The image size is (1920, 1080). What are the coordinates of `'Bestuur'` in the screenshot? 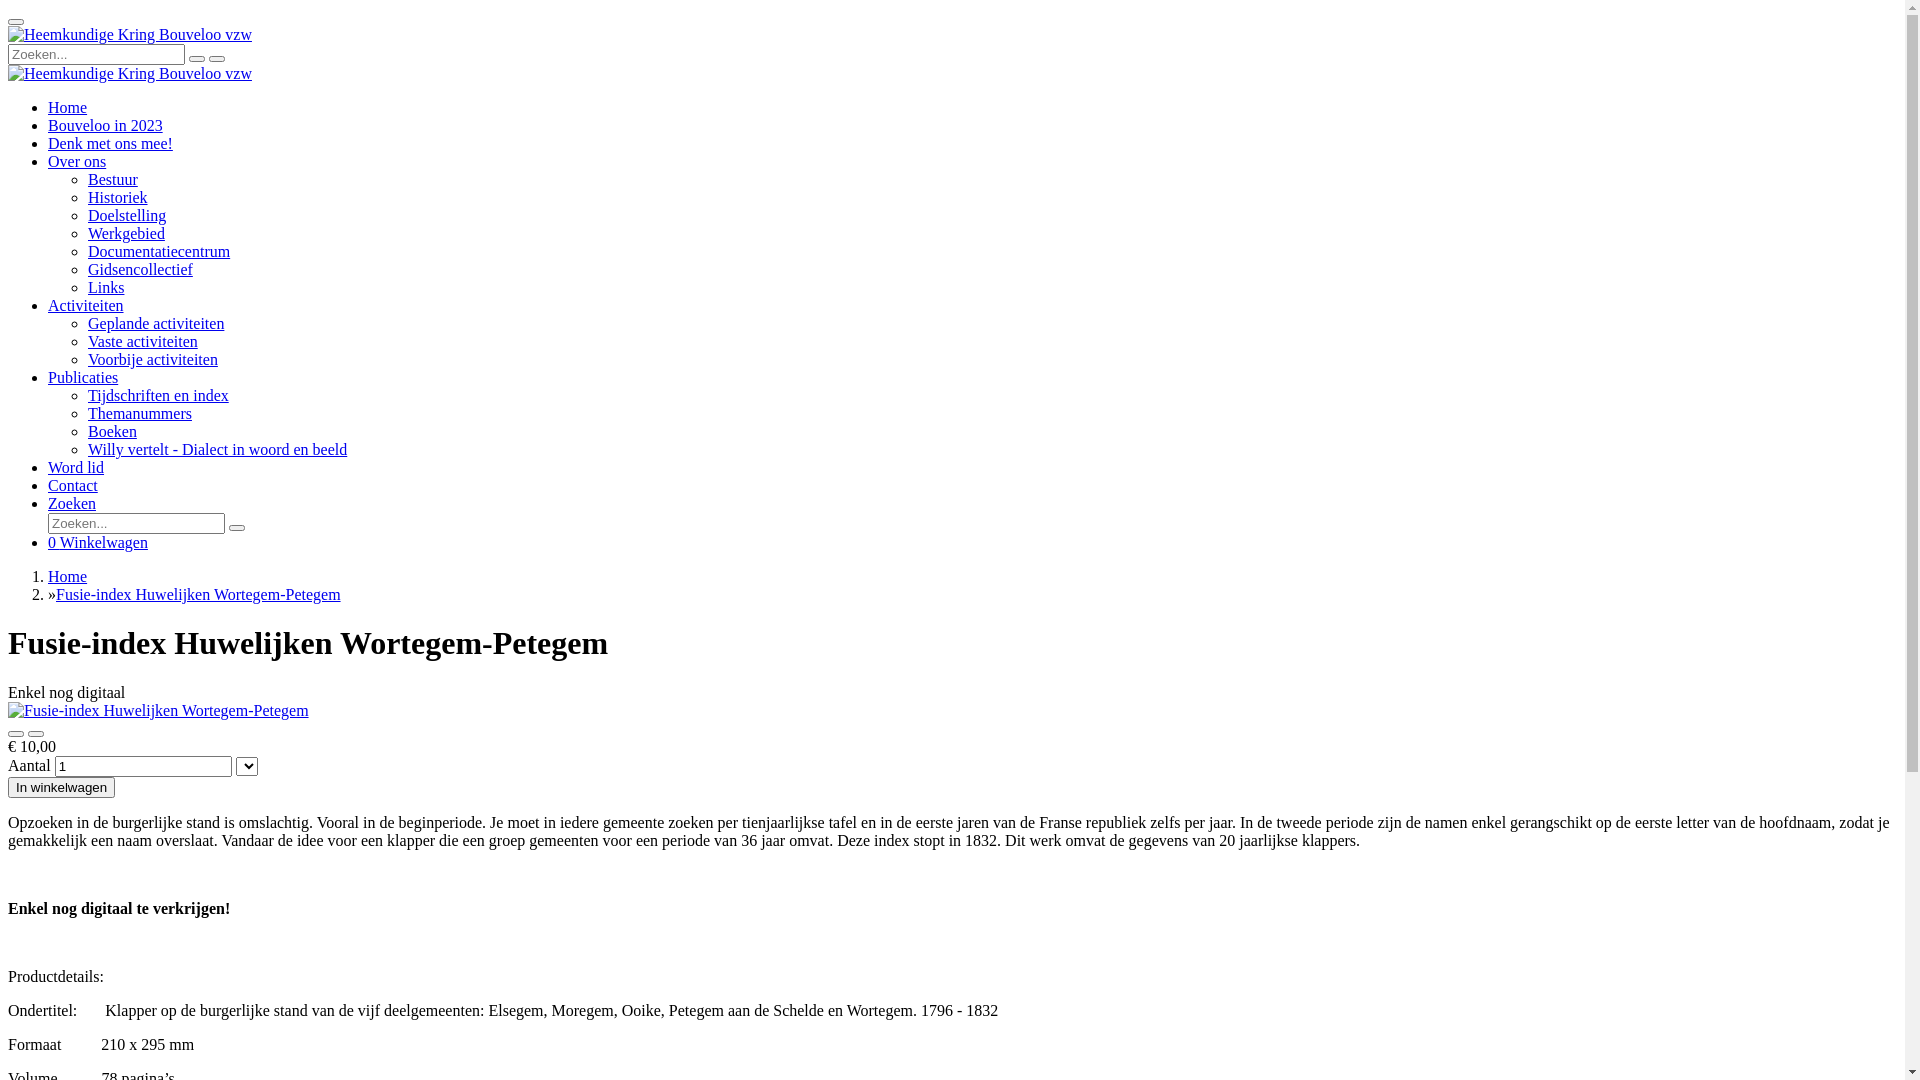 It's located at (112, 178).